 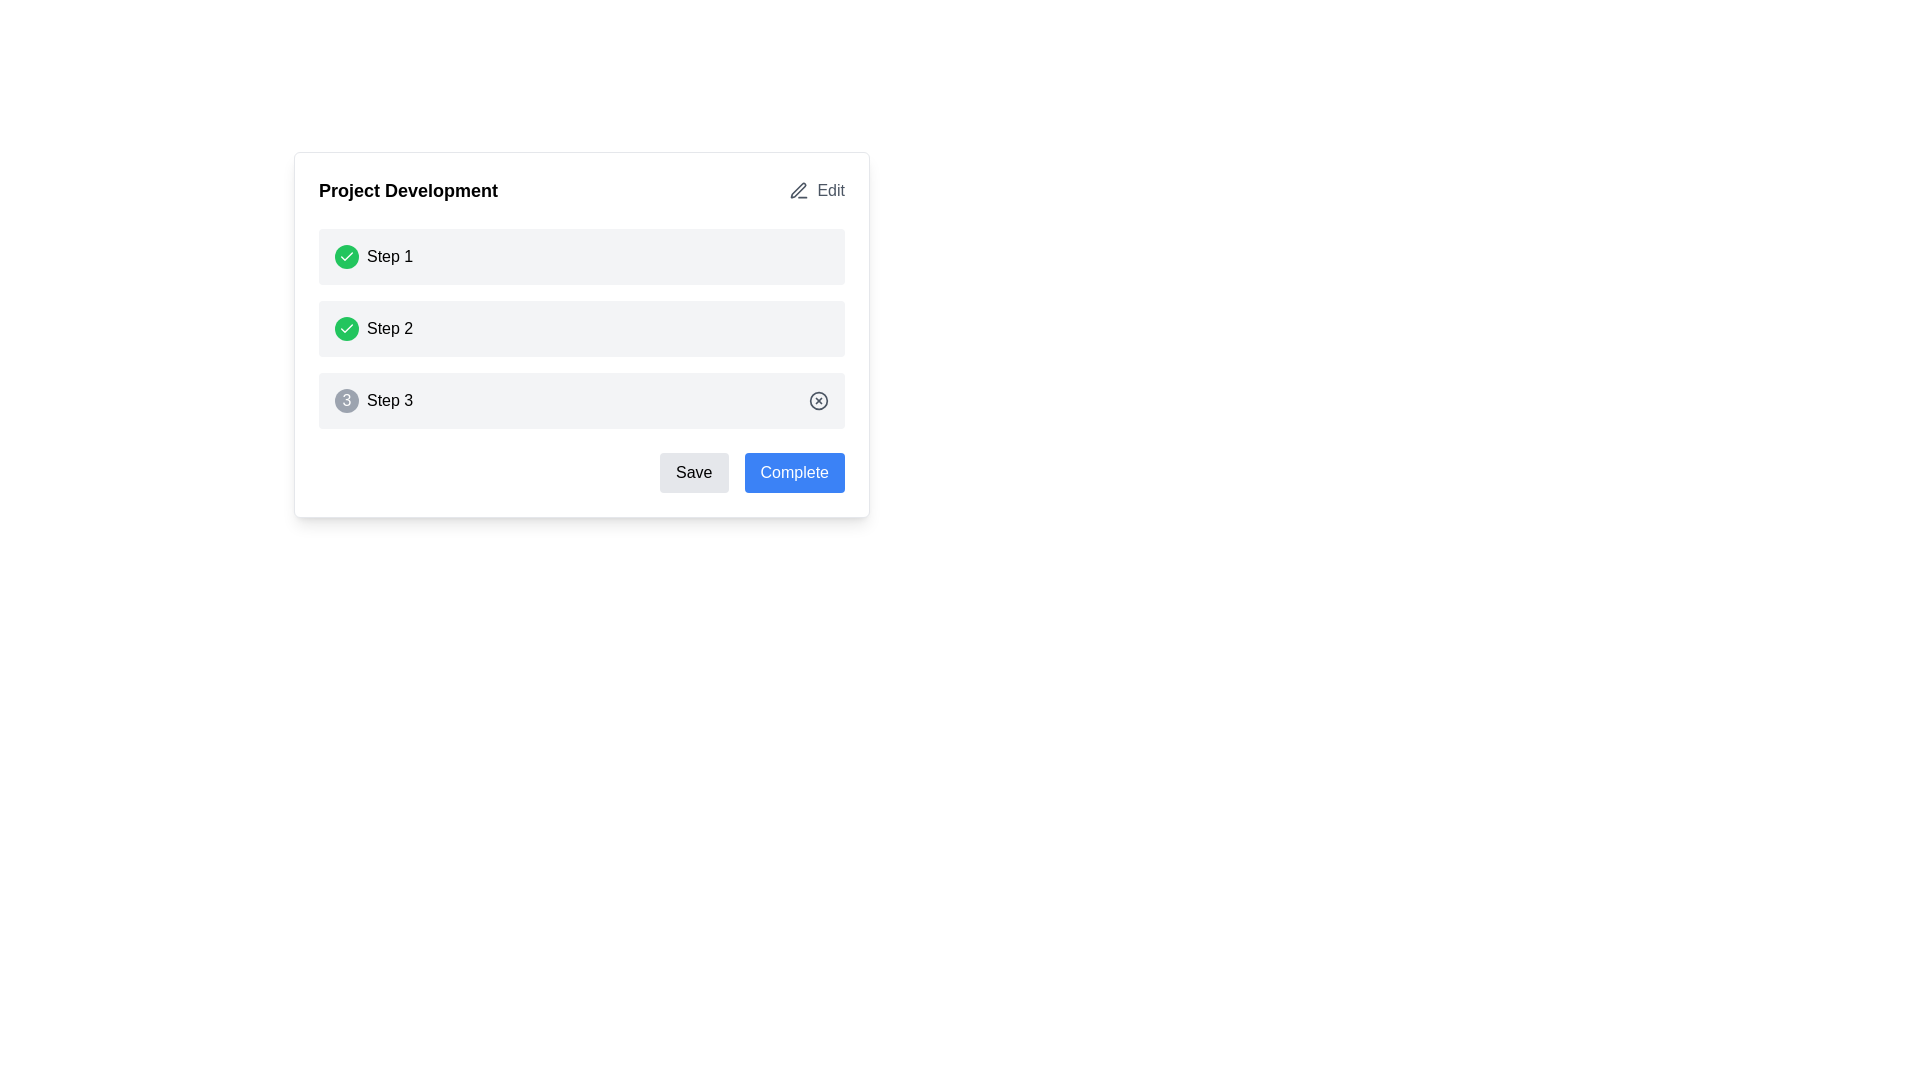 I want to click on the Status indicator icon, which is a small circular element with a green background and a white checkmark, located to the left of 'Step 1', so click(x=346, y=256).